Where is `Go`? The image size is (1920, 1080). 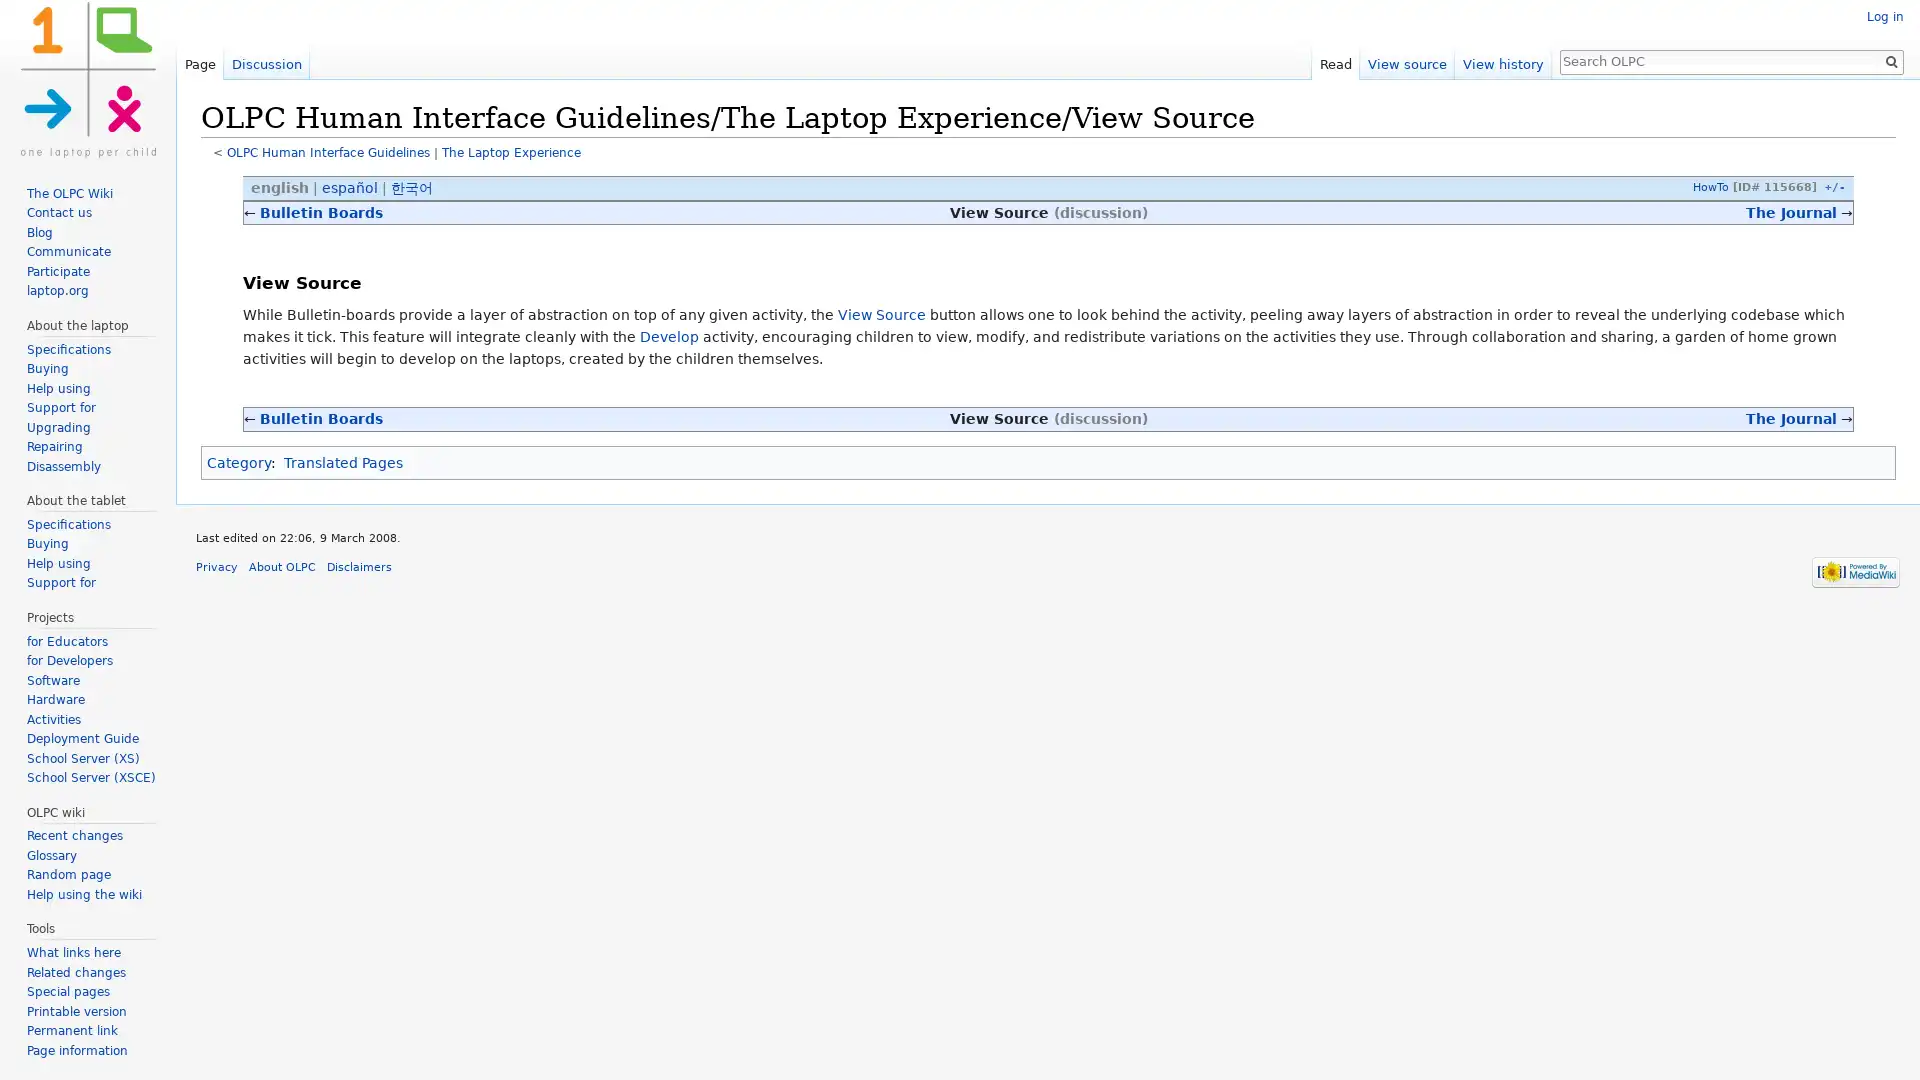 Go is located at coordinates (1890, 60).